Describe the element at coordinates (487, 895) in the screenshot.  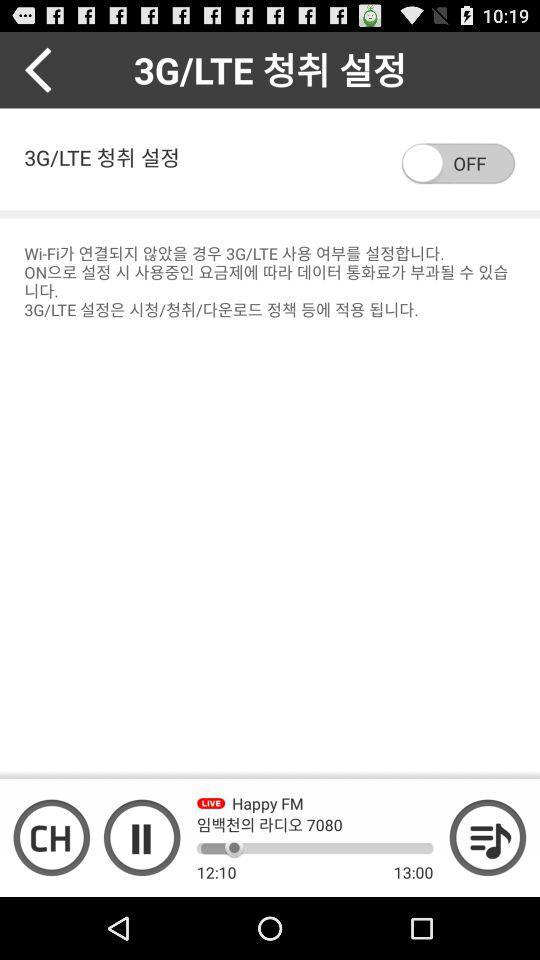
I see `the playlist icon` at that location.